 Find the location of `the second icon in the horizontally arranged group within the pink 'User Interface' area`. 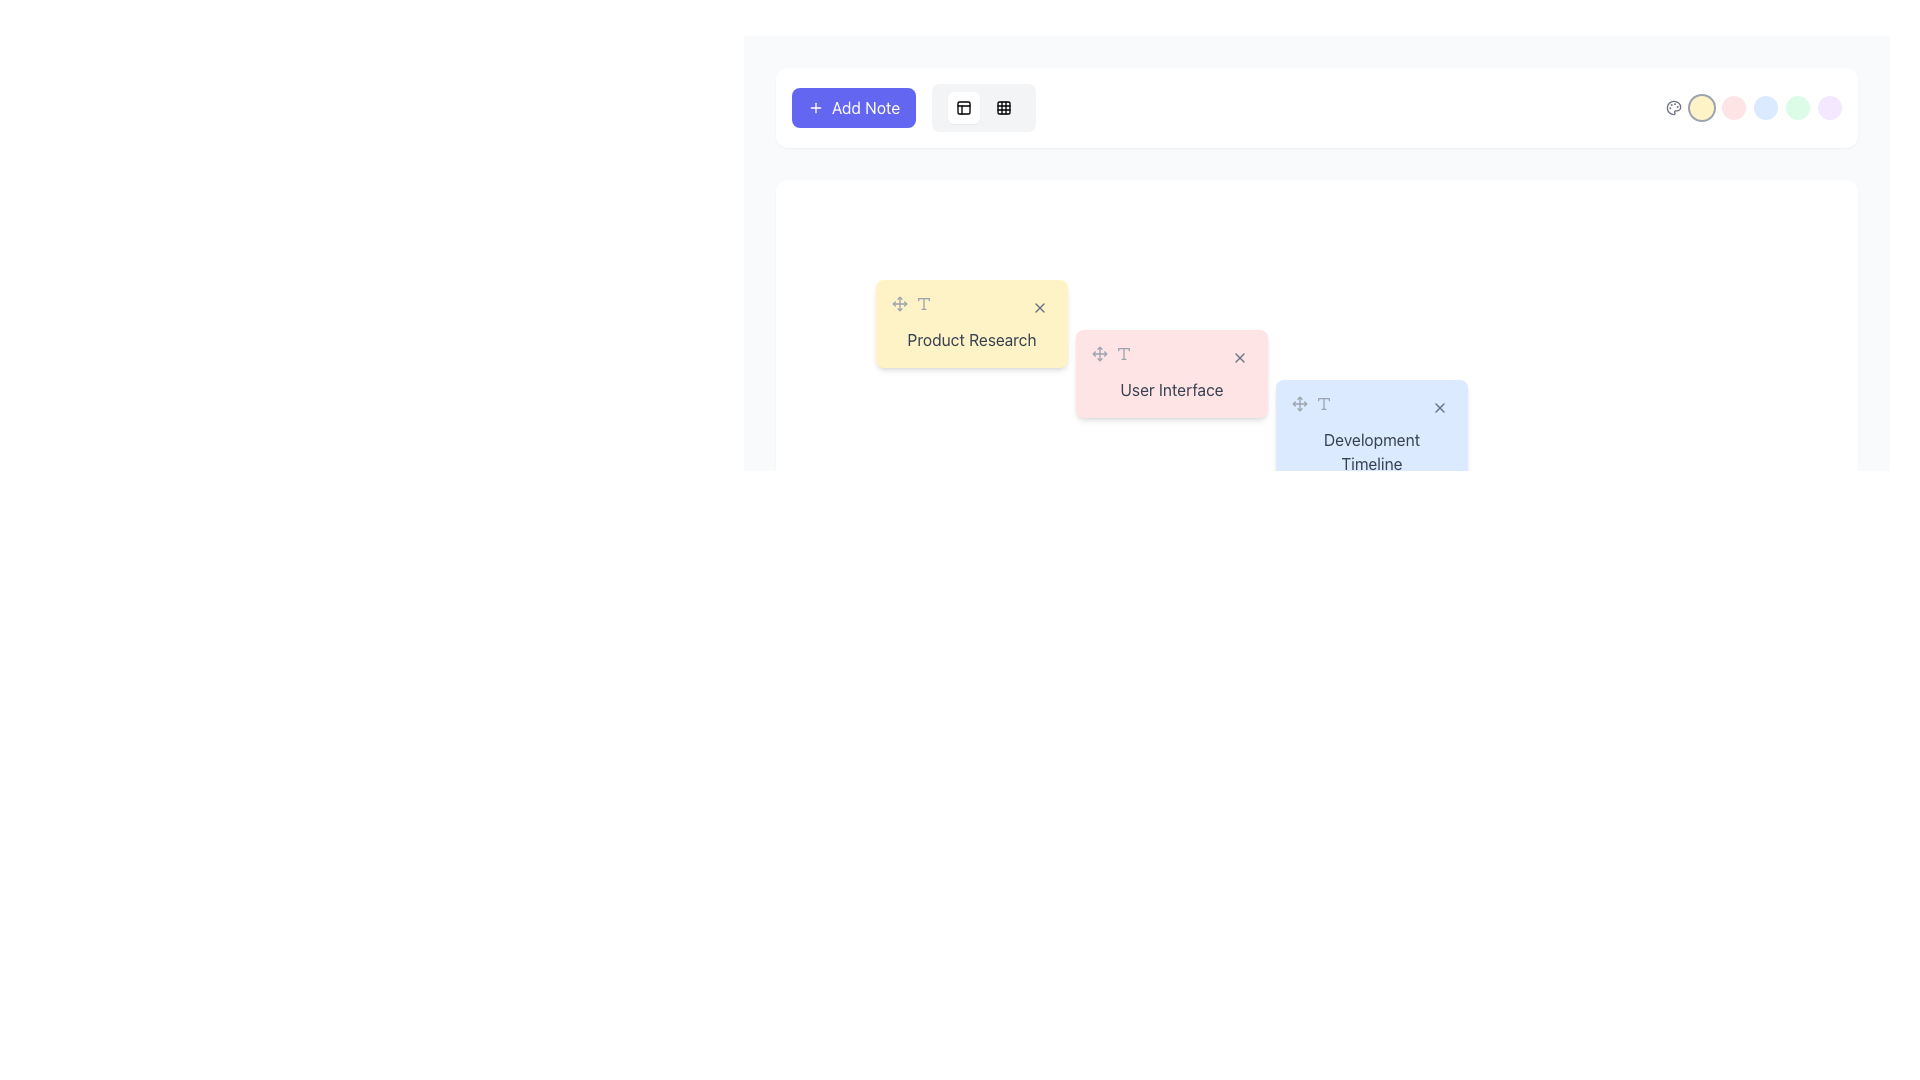

the second icon in the horizontally arranged group within the pink 'User Interface' area is located at coordinates (1123, 353).